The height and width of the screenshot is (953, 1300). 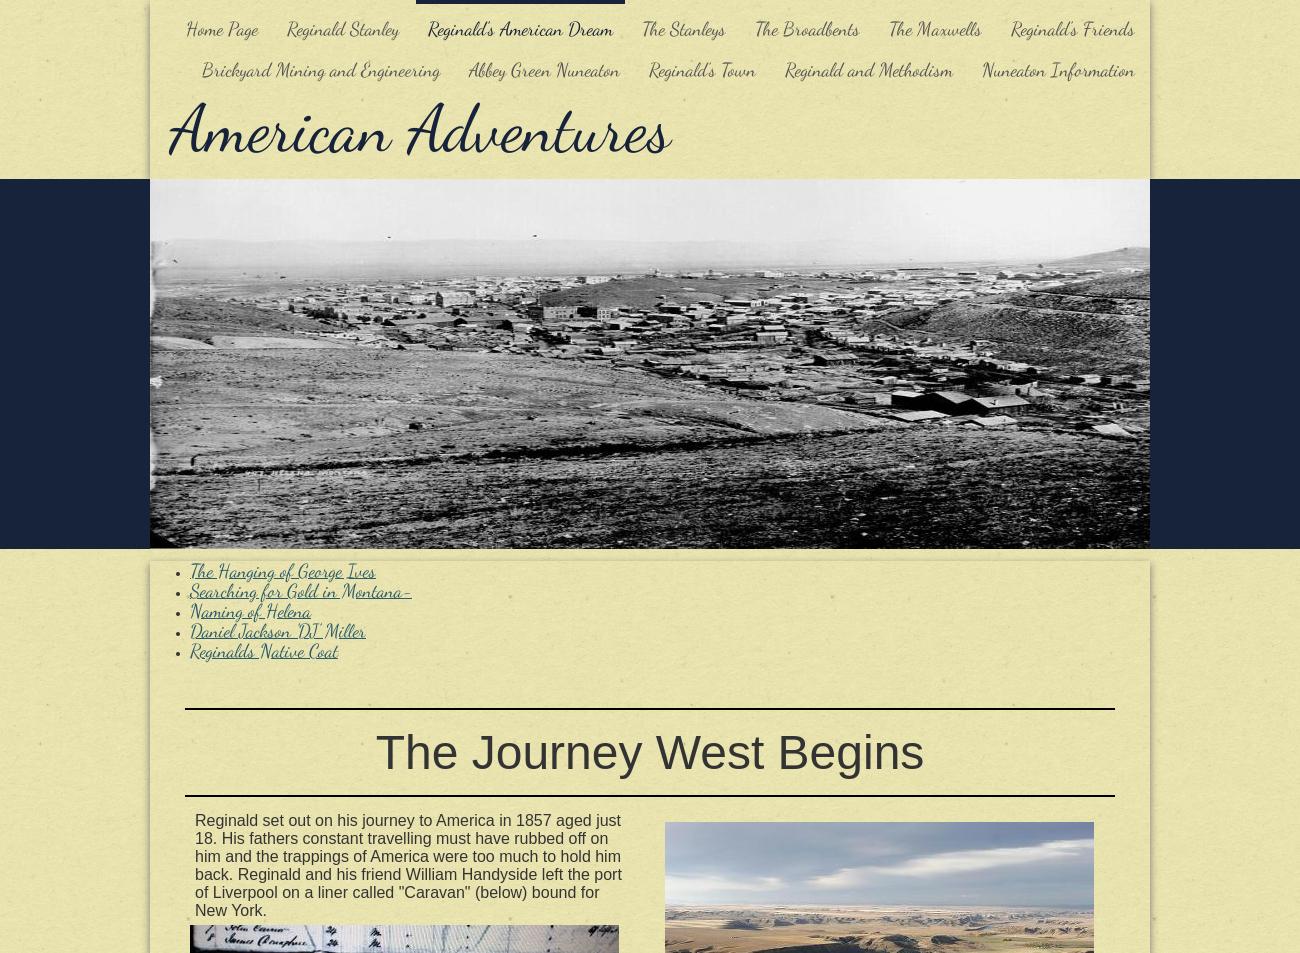 What do you see at coordinates (249, 610) in the screenshot?
I see `'Naming of Helena'` at bounding box center [249, 610].